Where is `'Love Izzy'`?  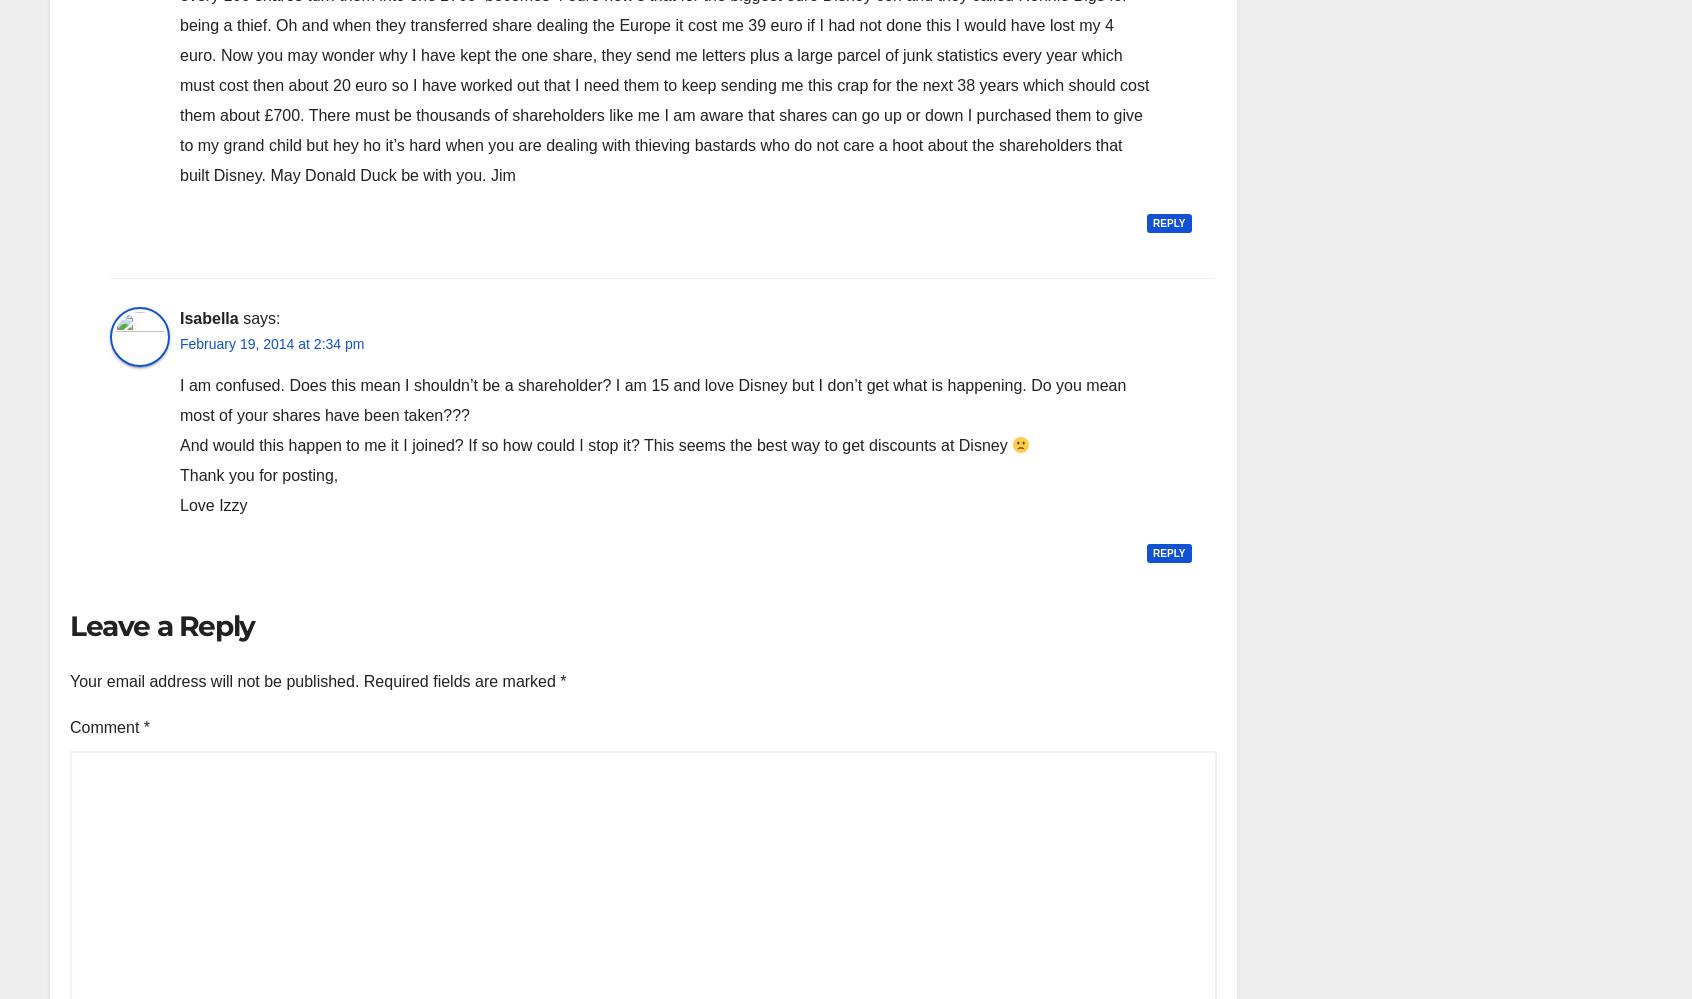 'Love Izzy' is located at coordinates (213, 504).